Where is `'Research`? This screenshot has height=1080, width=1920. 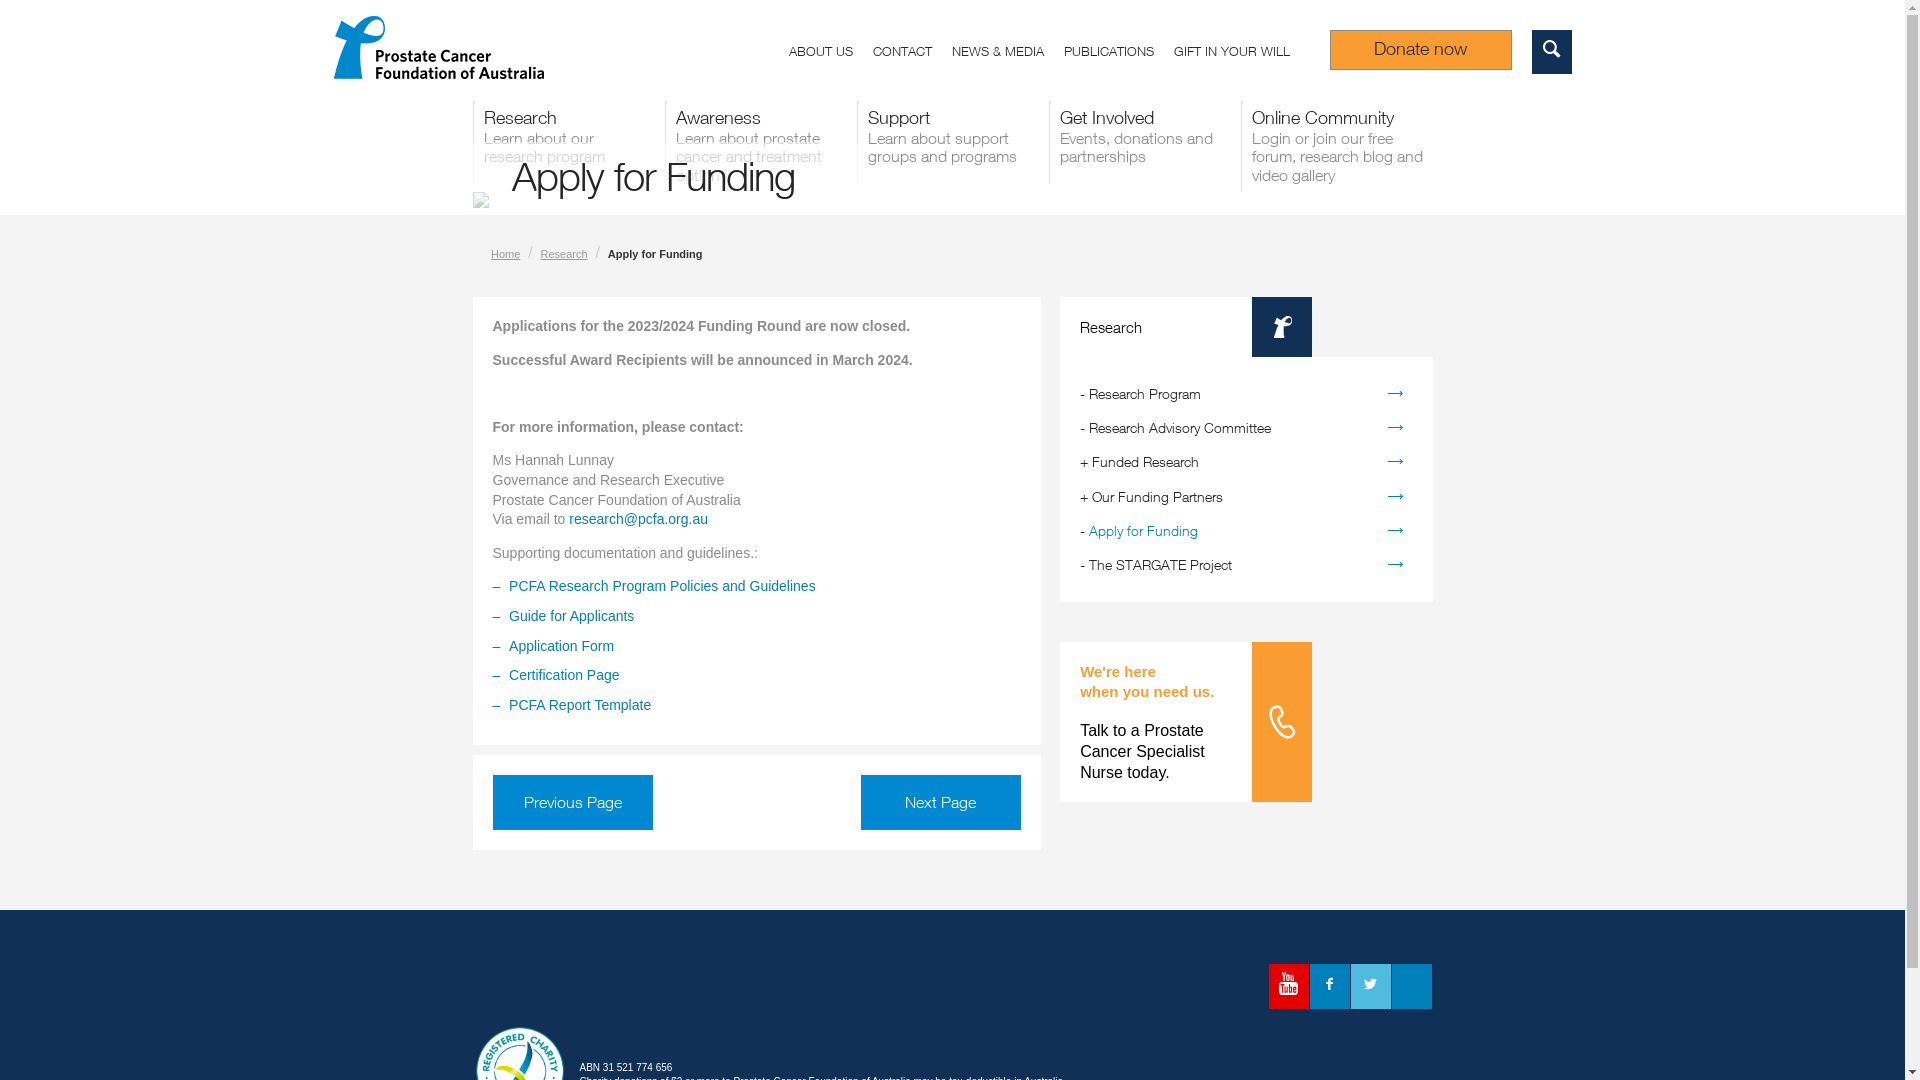
'Research is located at coordinates (566, 140).